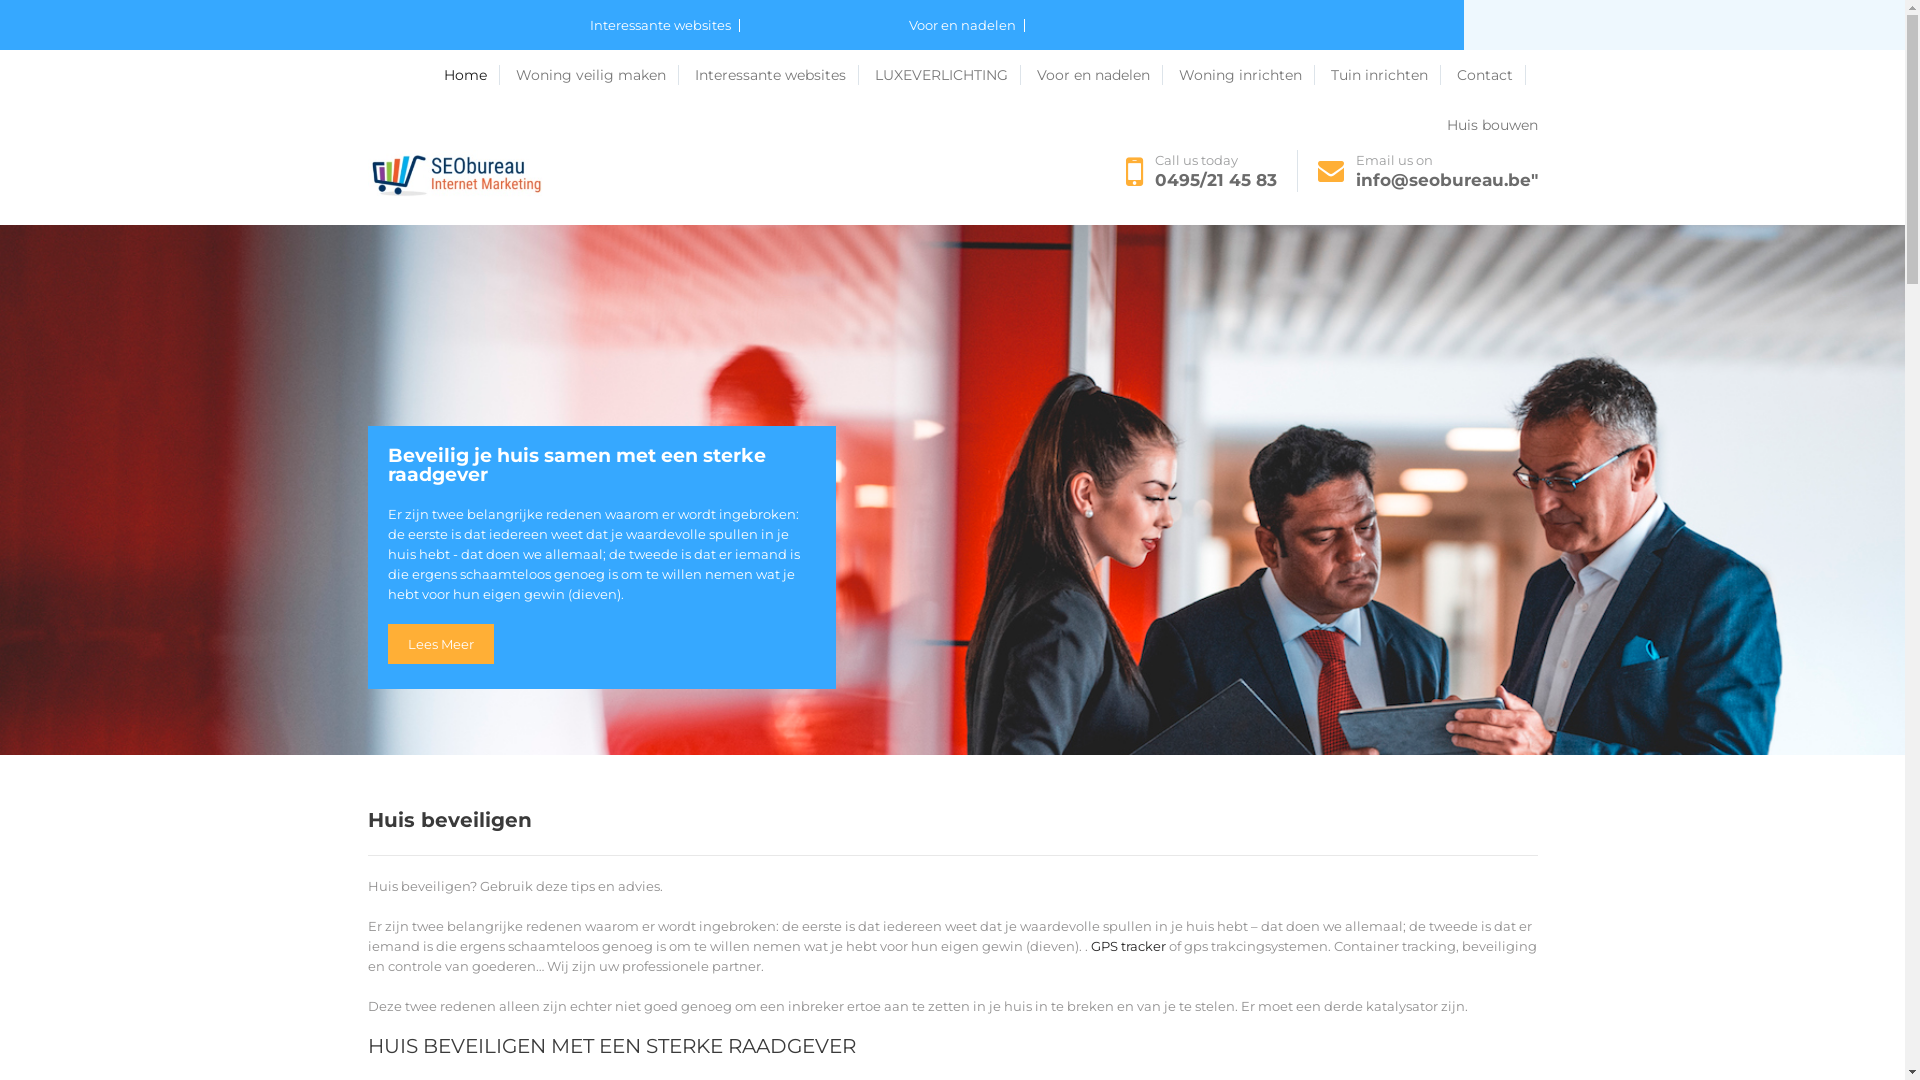 This screenshot has width=1920, height=1080. I want to click on 'GPS tracker', so click(1127, 945).